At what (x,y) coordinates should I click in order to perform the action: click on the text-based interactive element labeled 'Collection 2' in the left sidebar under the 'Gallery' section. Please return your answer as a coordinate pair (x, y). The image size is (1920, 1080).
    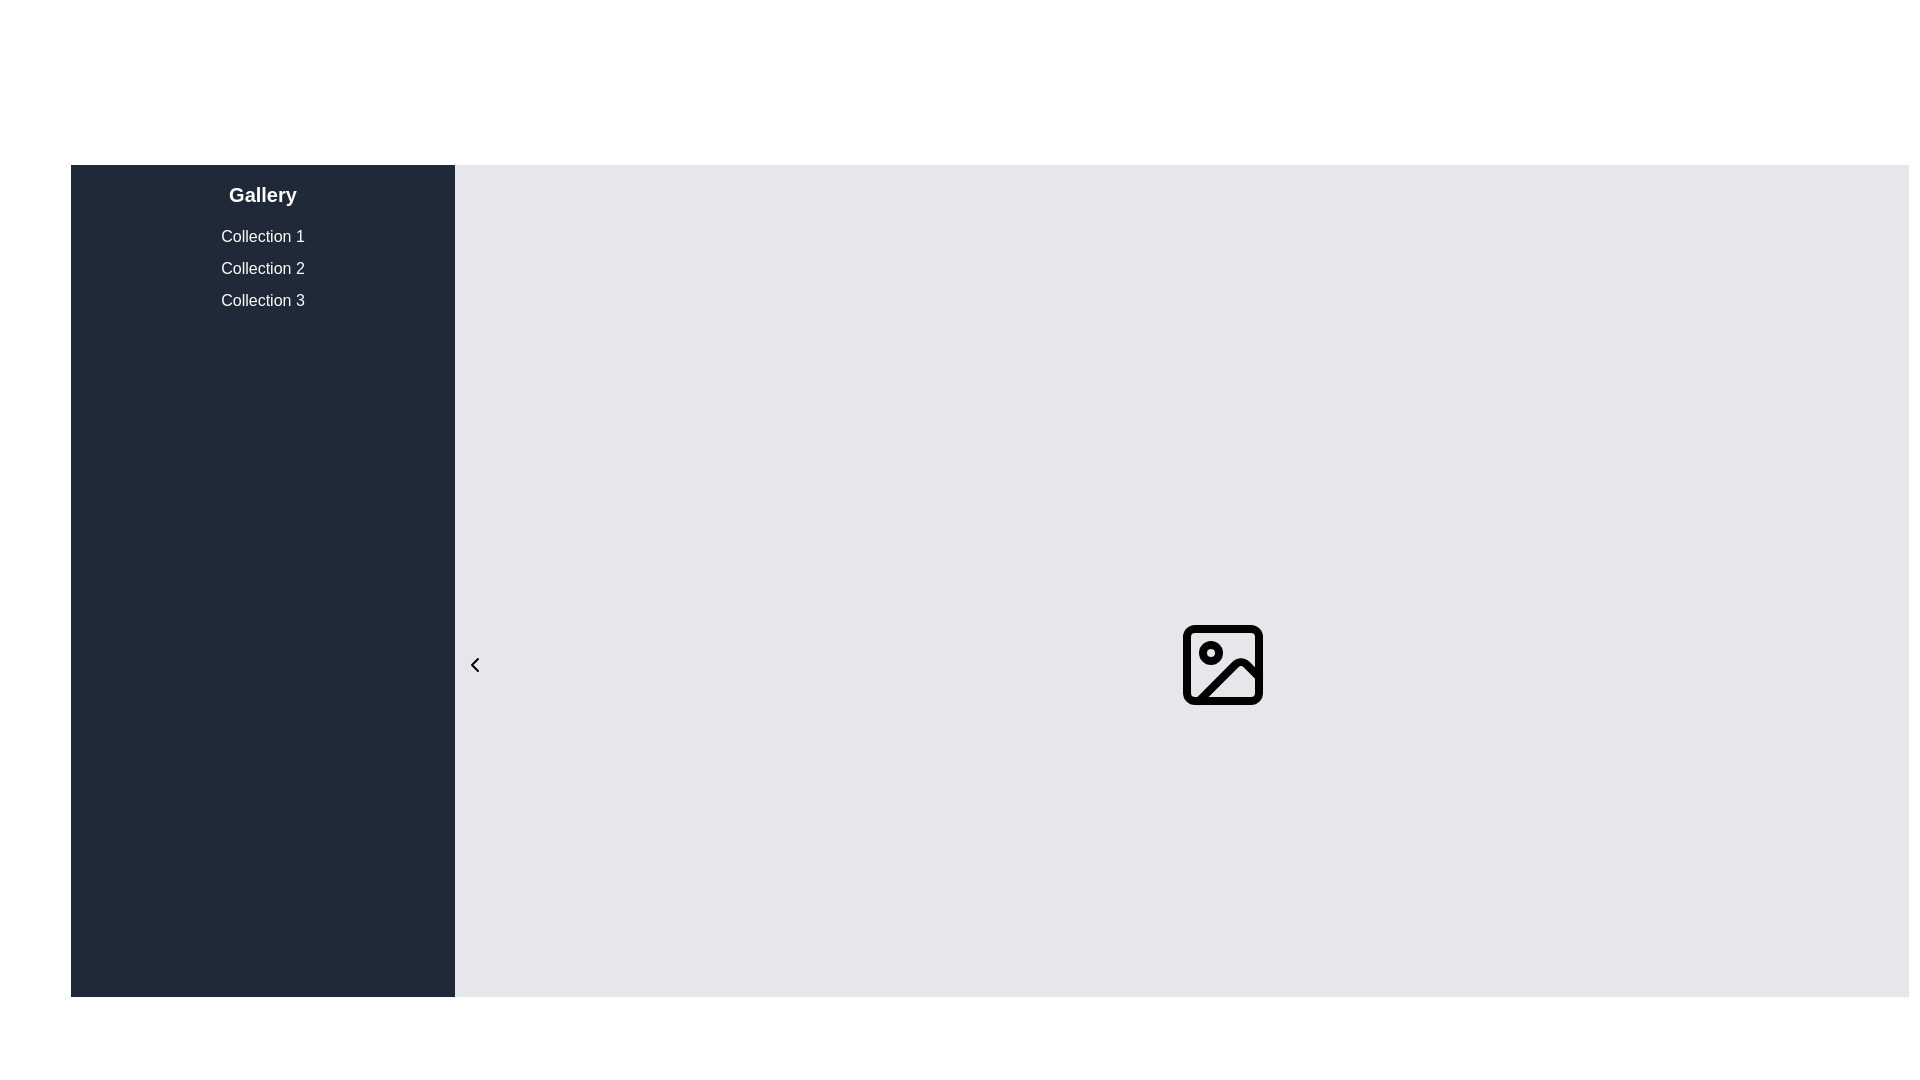
    Looking at the image, I should click on (262, 268).